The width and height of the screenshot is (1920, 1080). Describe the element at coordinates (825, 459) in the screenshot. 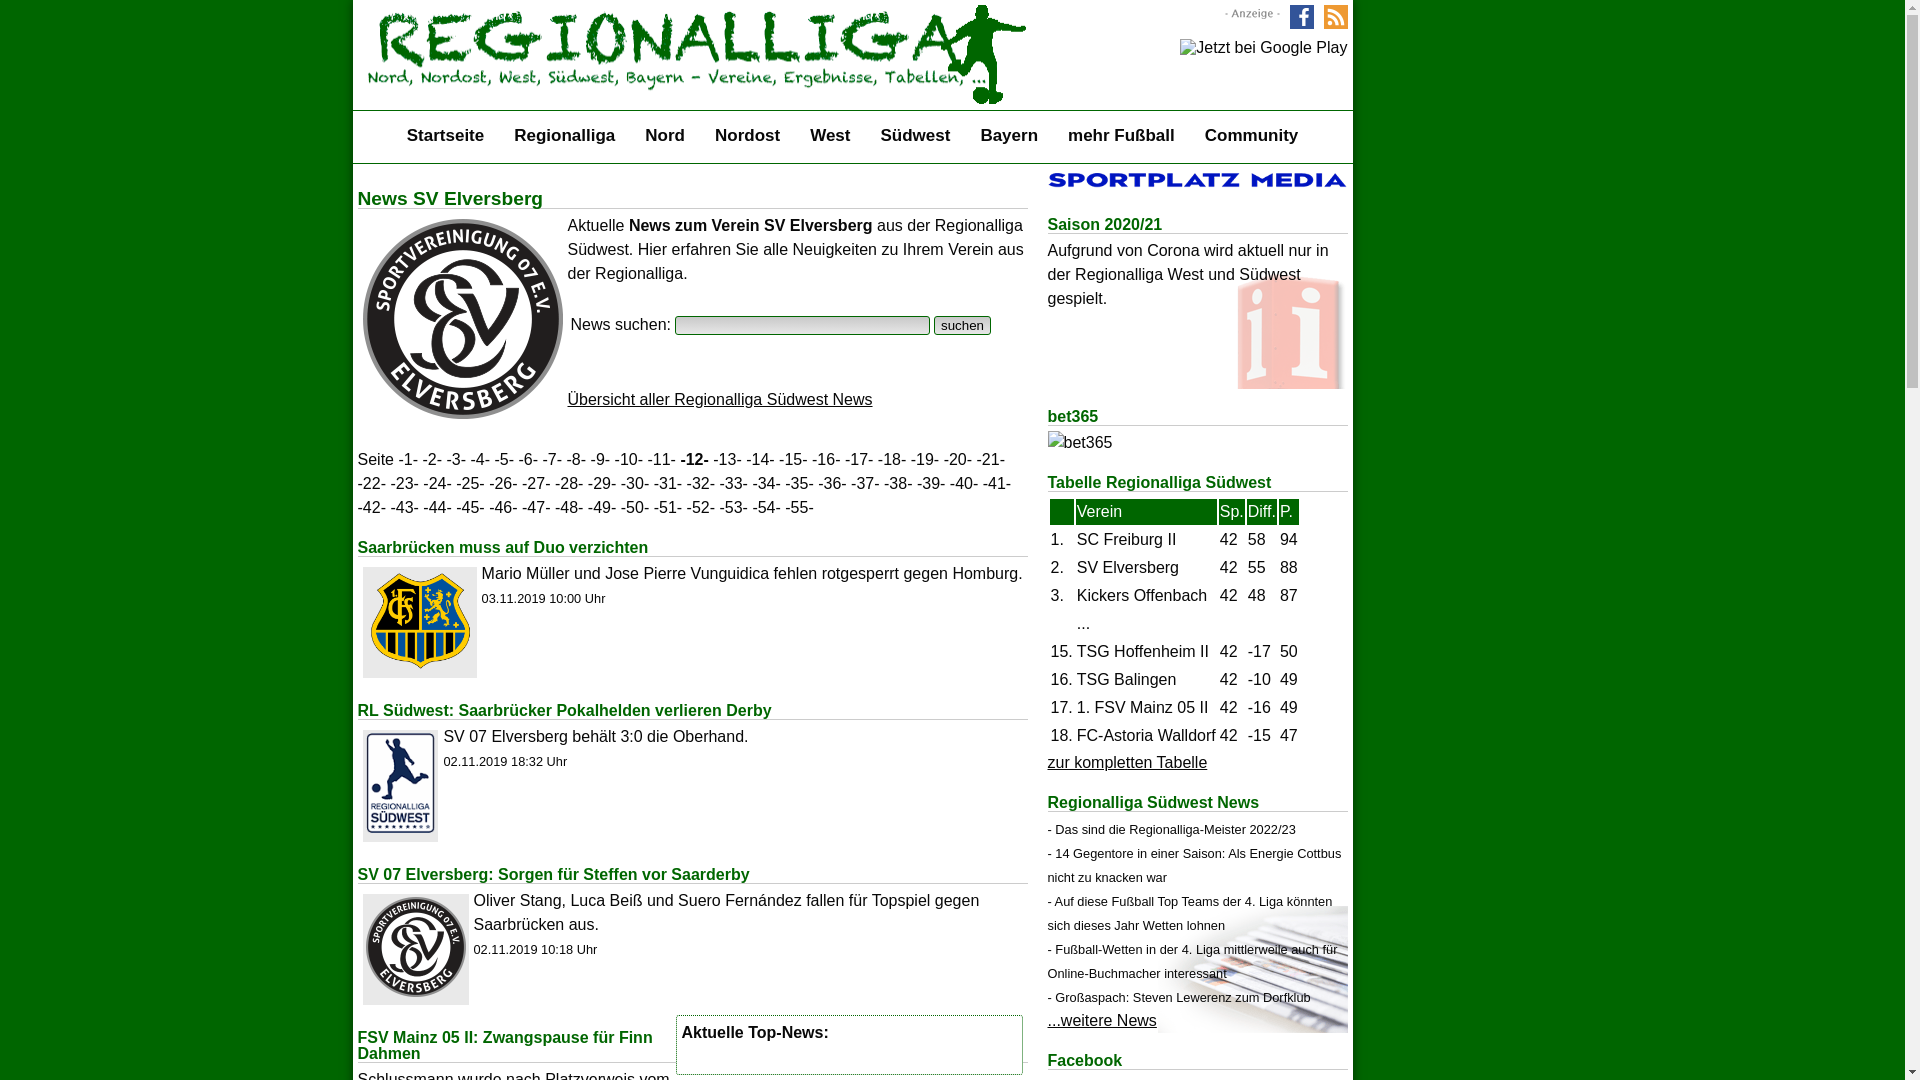

I see `'-16-'` at that location.